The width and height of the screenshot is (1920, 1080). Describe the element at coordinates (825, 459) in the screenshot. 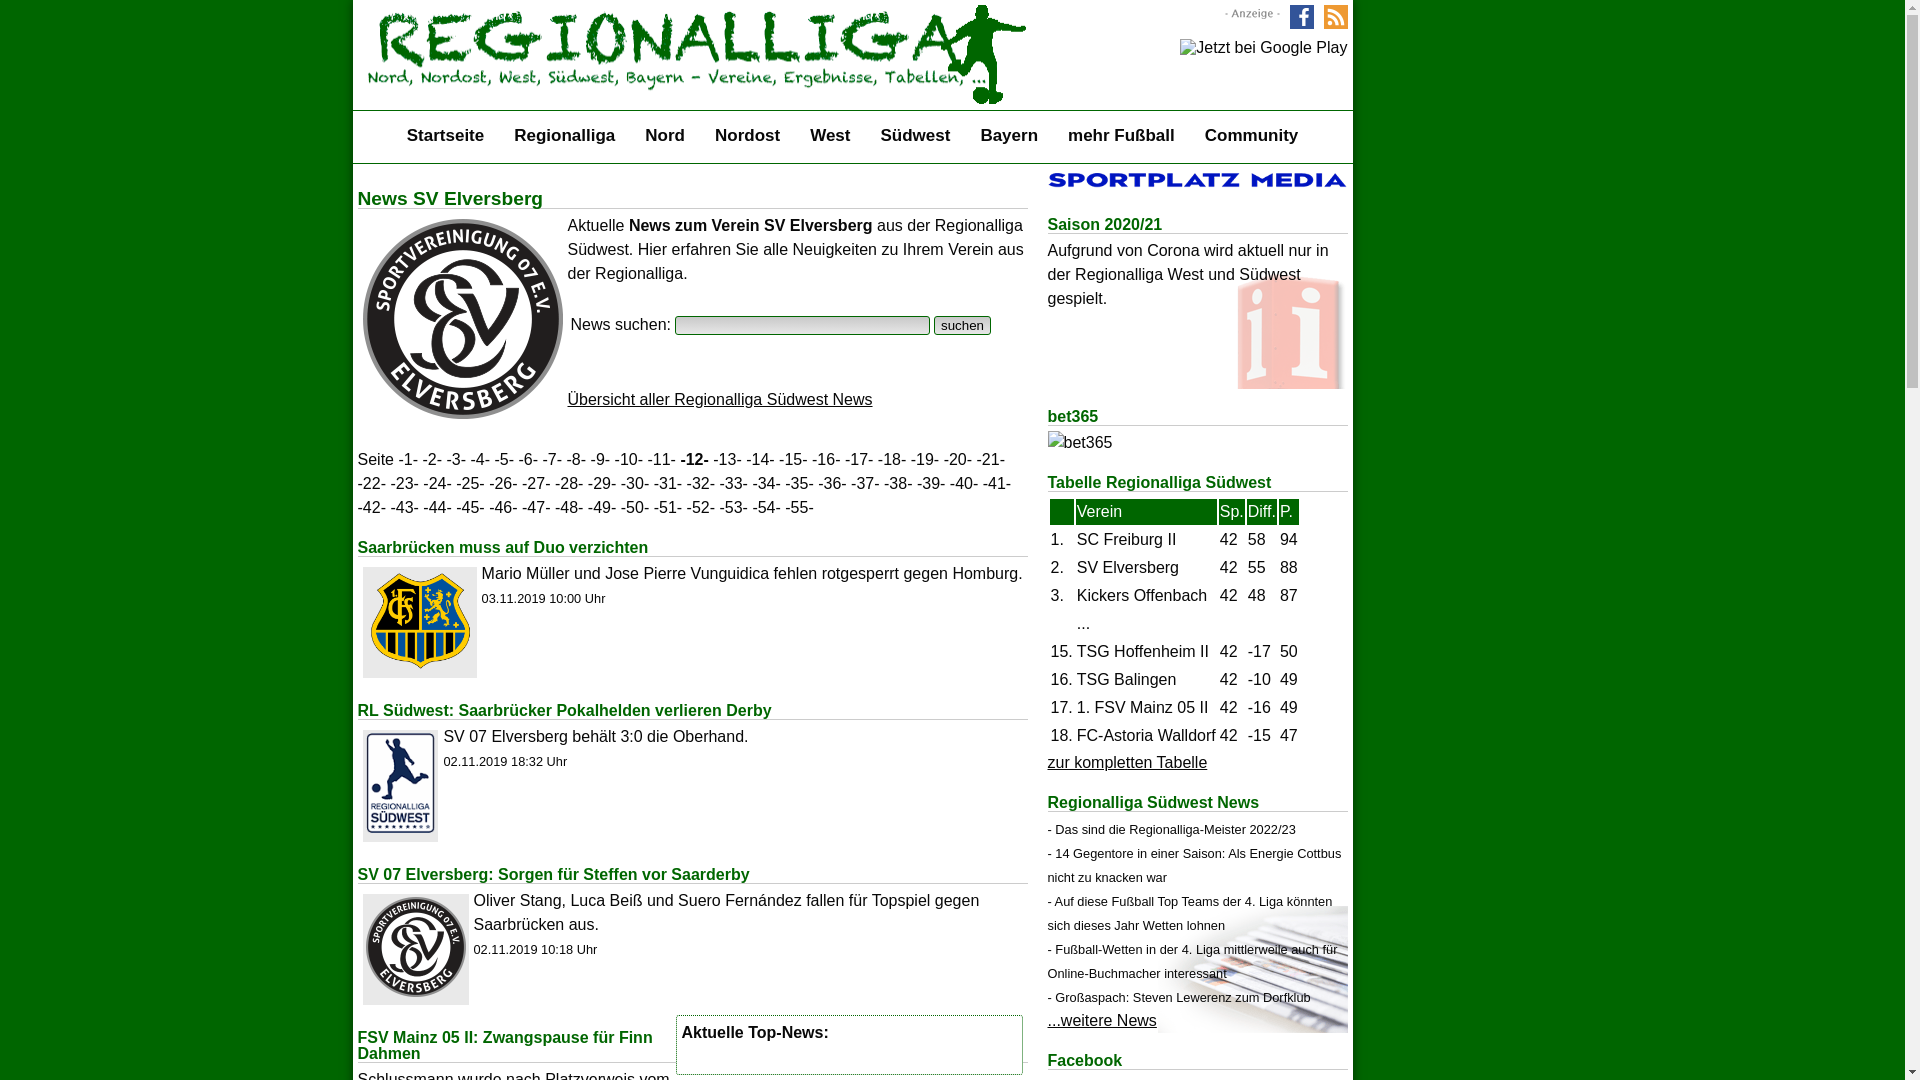

I see `'-16-'` at that location.